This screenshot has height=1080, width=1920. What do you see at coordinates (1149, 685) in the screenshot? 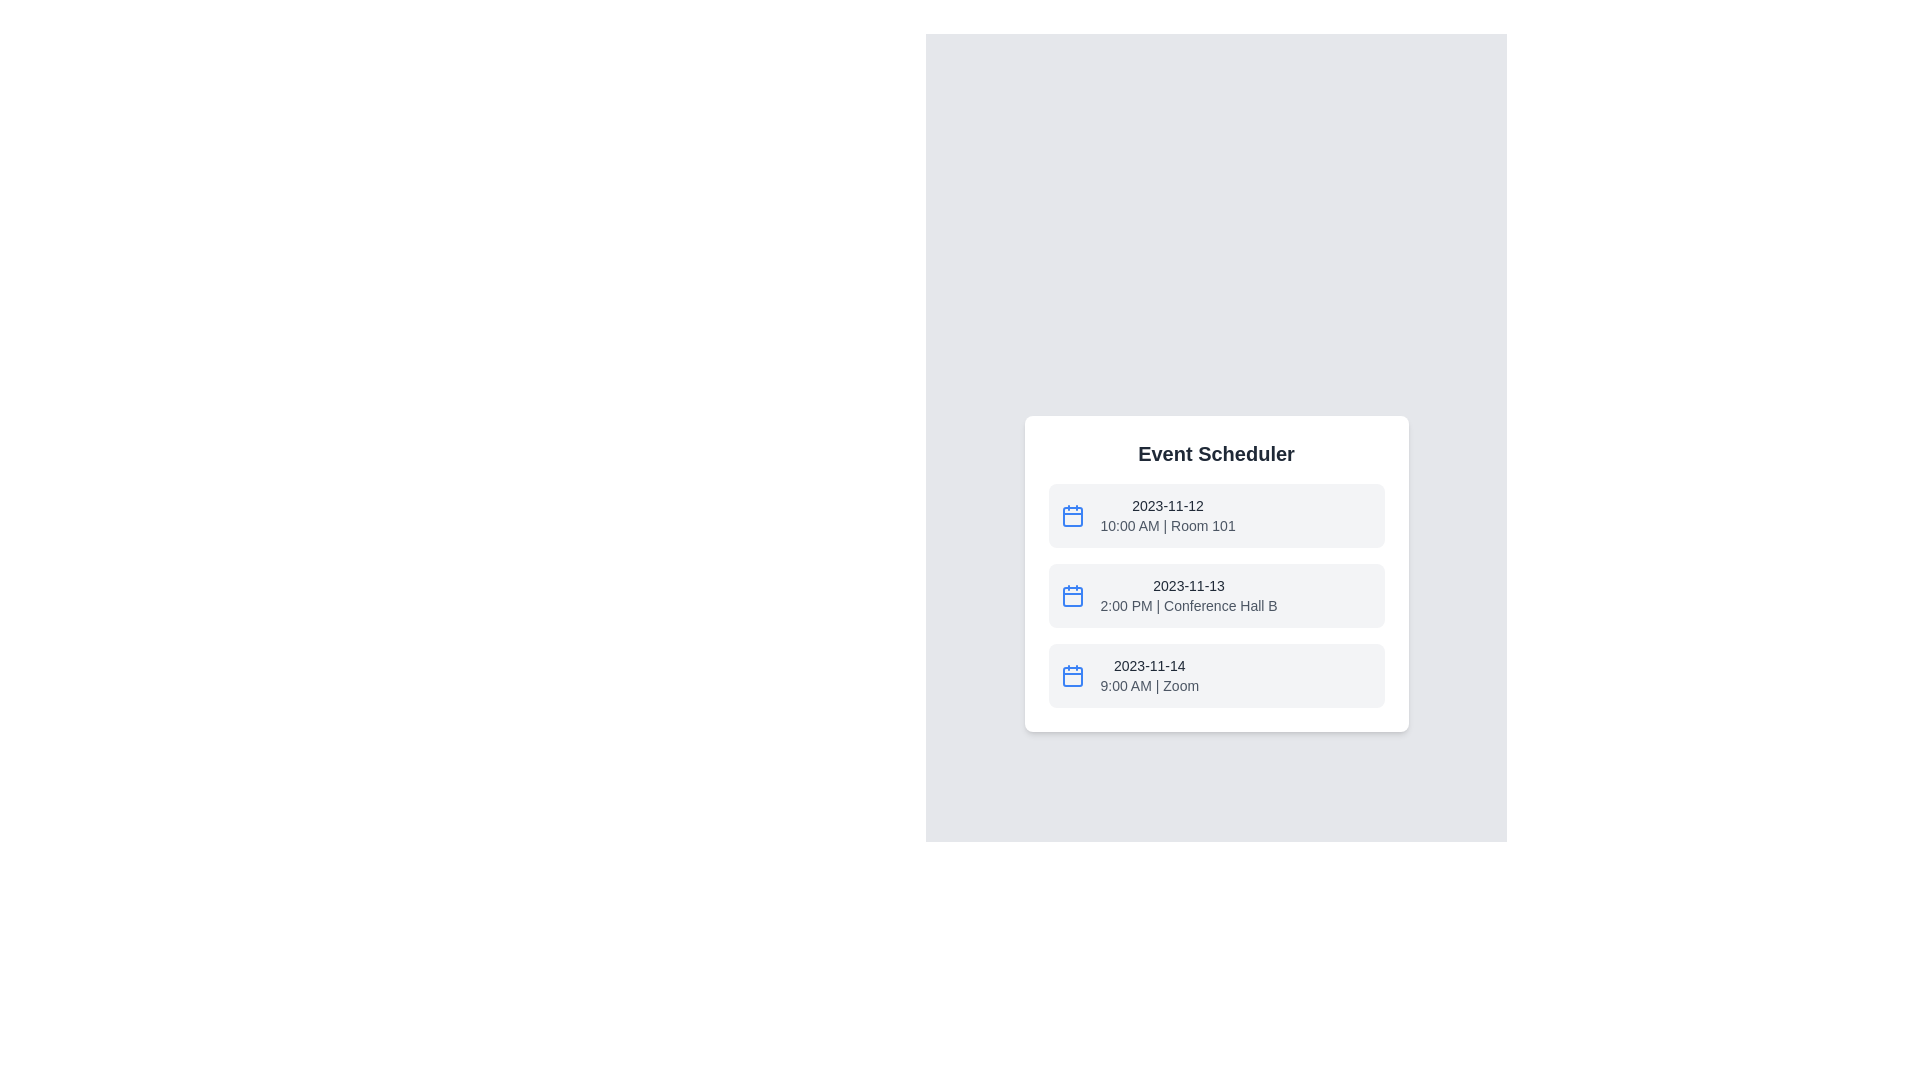
I see `text label displaying the time and location information for the event scheduled on '2023-11-14', located below the date in the third event item of the vertically arranged list` at bounding box center [1149, 685].